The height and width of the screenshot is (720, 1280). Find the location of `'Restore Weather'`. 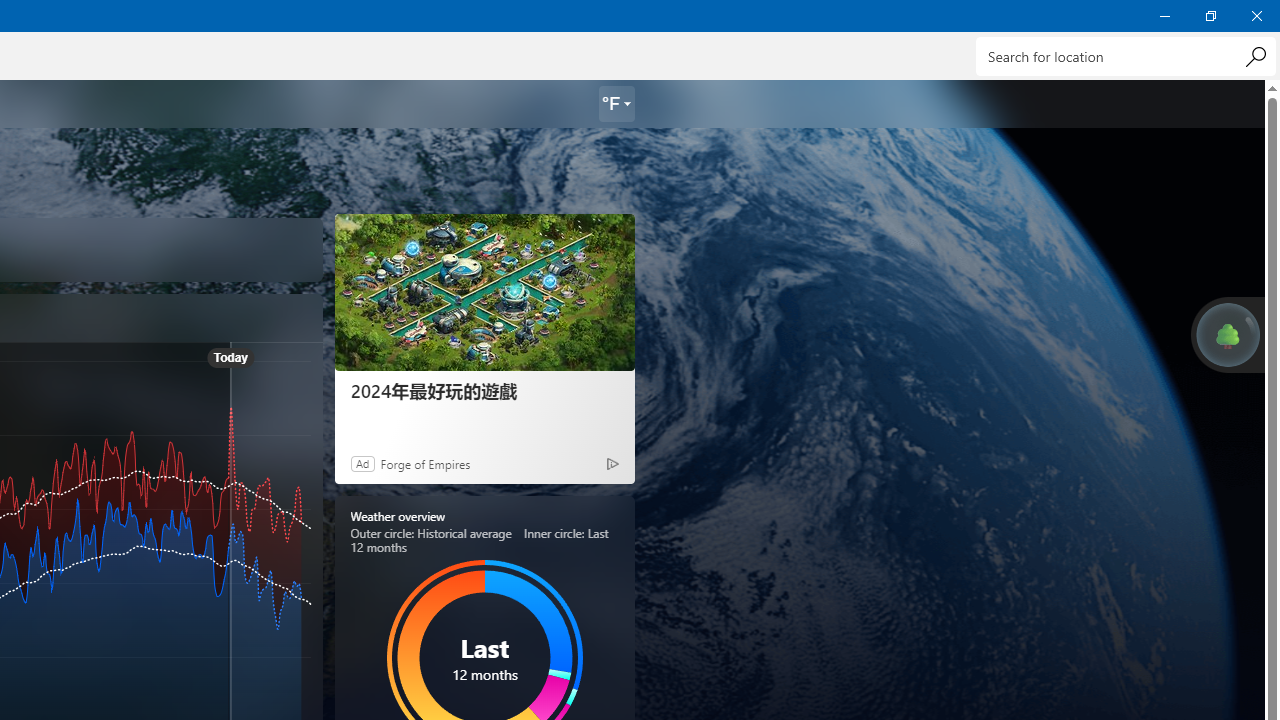

'Restore Weather' is located at coordinates (1209, 15).